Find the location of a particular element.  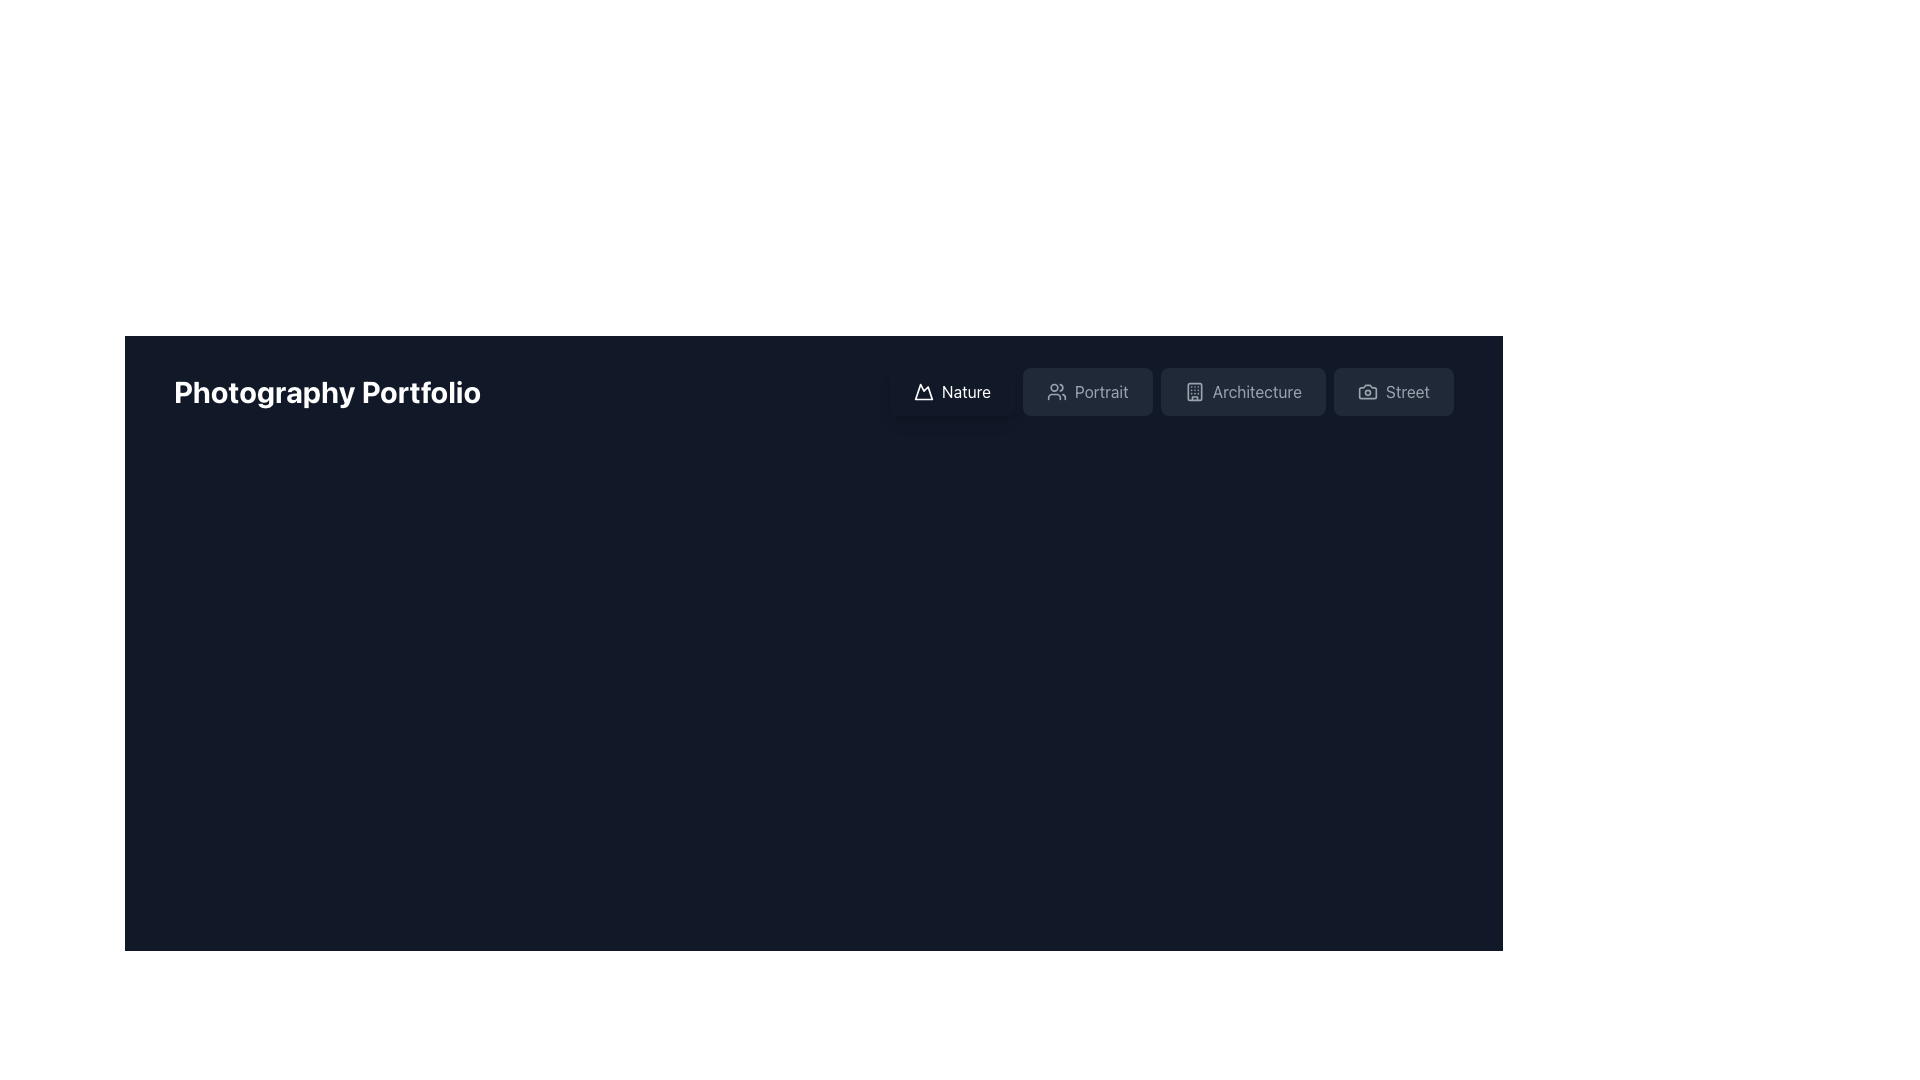

the 'Nature' button with a green background and white text is located at coordinates (951, 392).